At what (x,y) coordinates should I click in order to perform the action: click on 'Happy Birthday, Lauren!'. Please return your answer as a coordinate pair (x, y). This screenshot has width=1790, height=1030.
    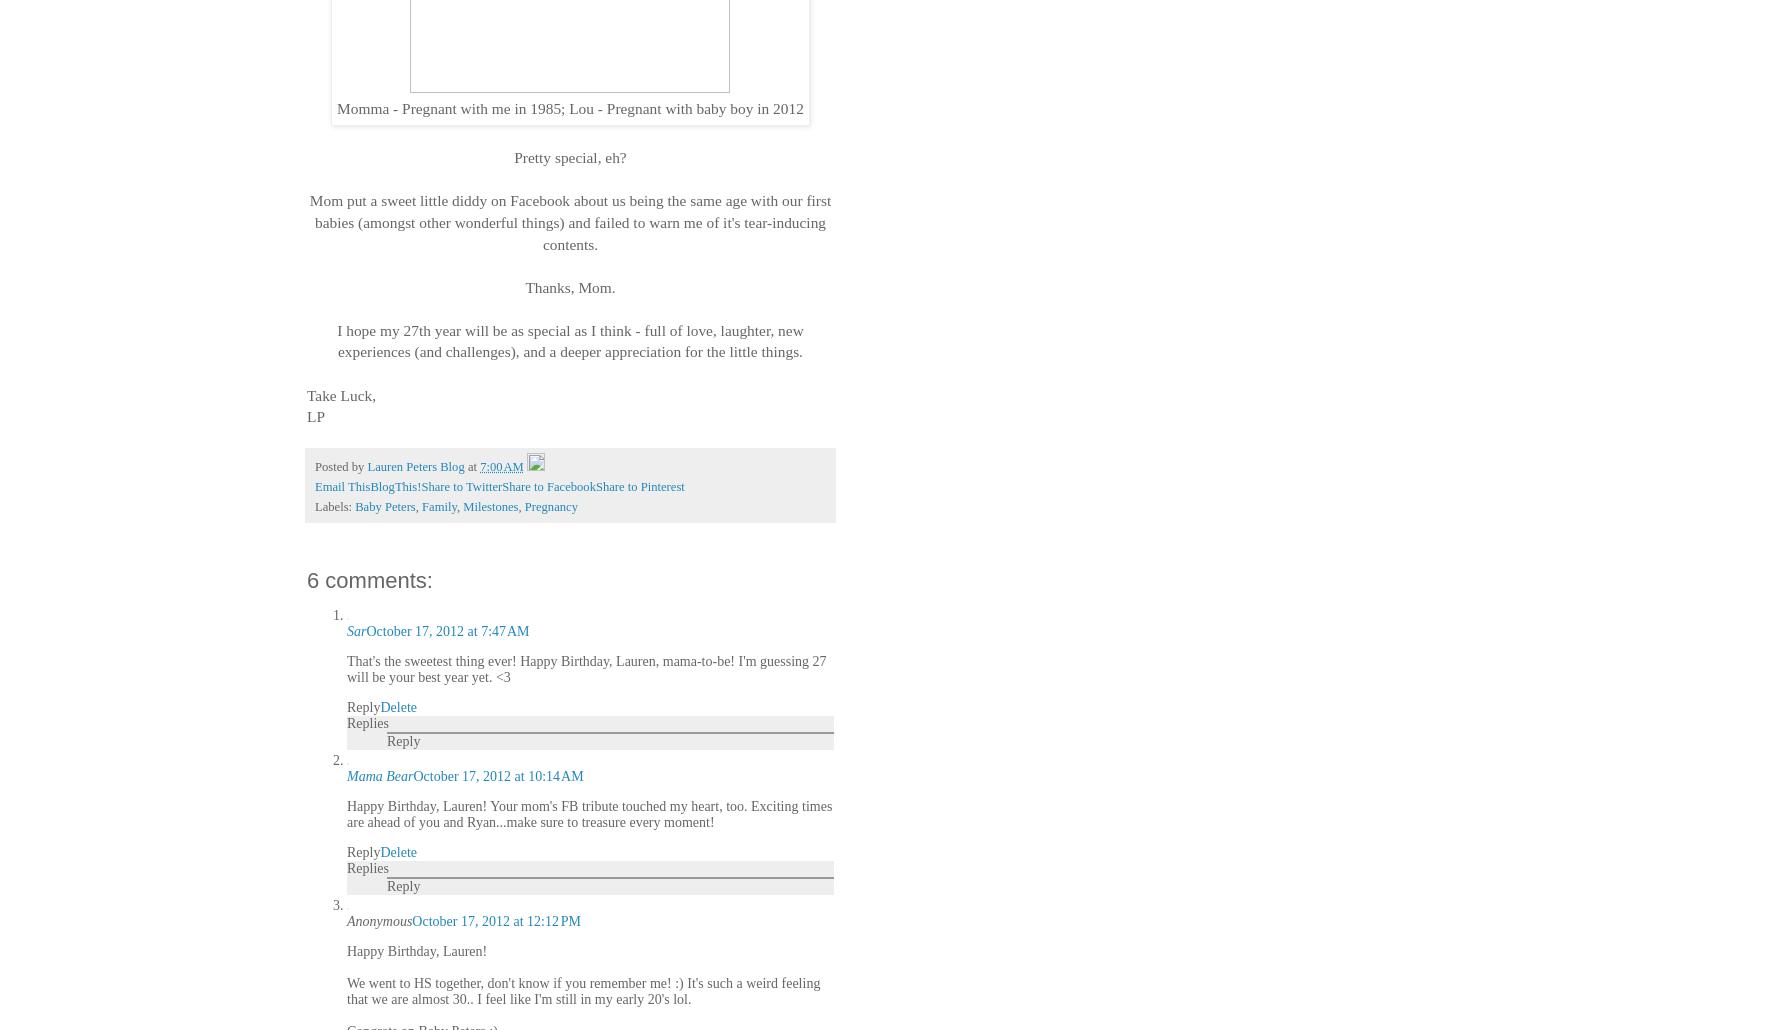
    Looking at the image, I should click on (417, 949).